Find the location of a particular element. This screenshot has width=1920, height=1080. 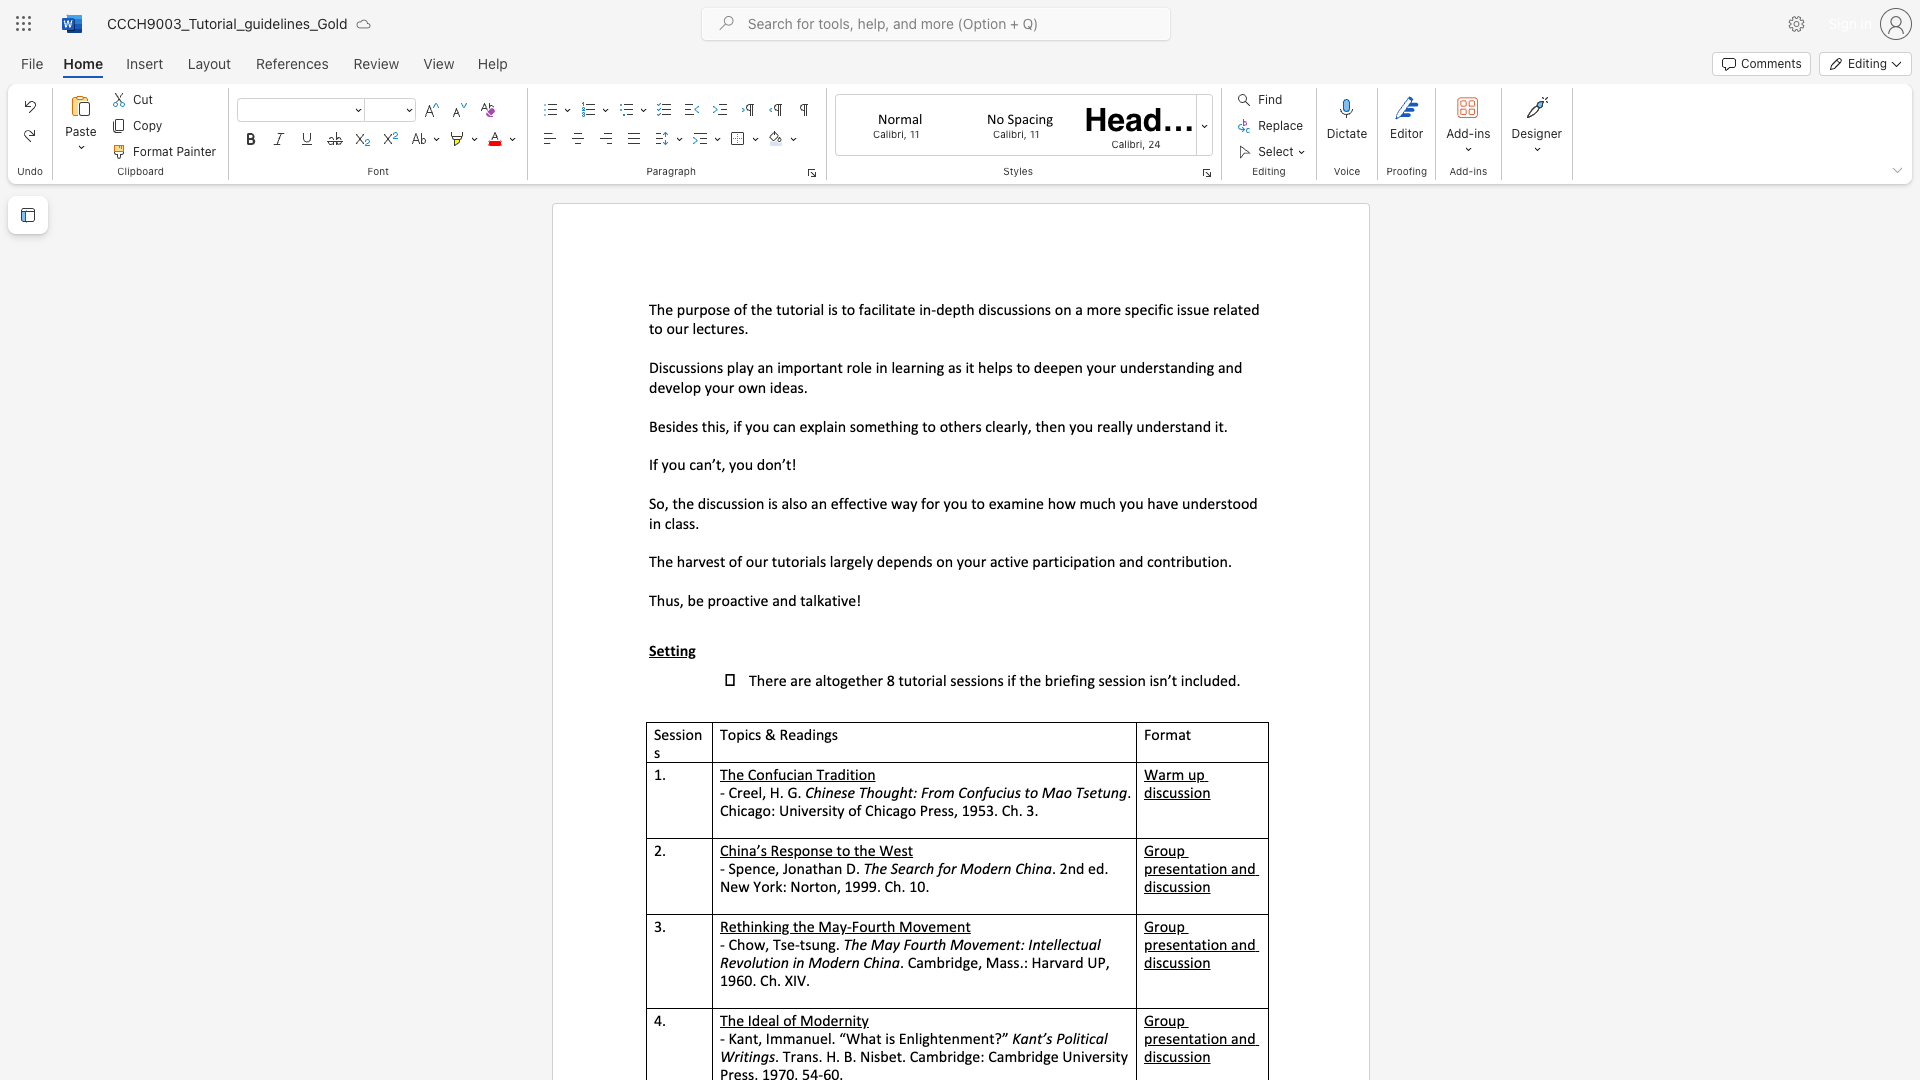

the subset text "nd talkat" within the text "Thus, be proactive and talkative!" is located at coordinates (778, 599).